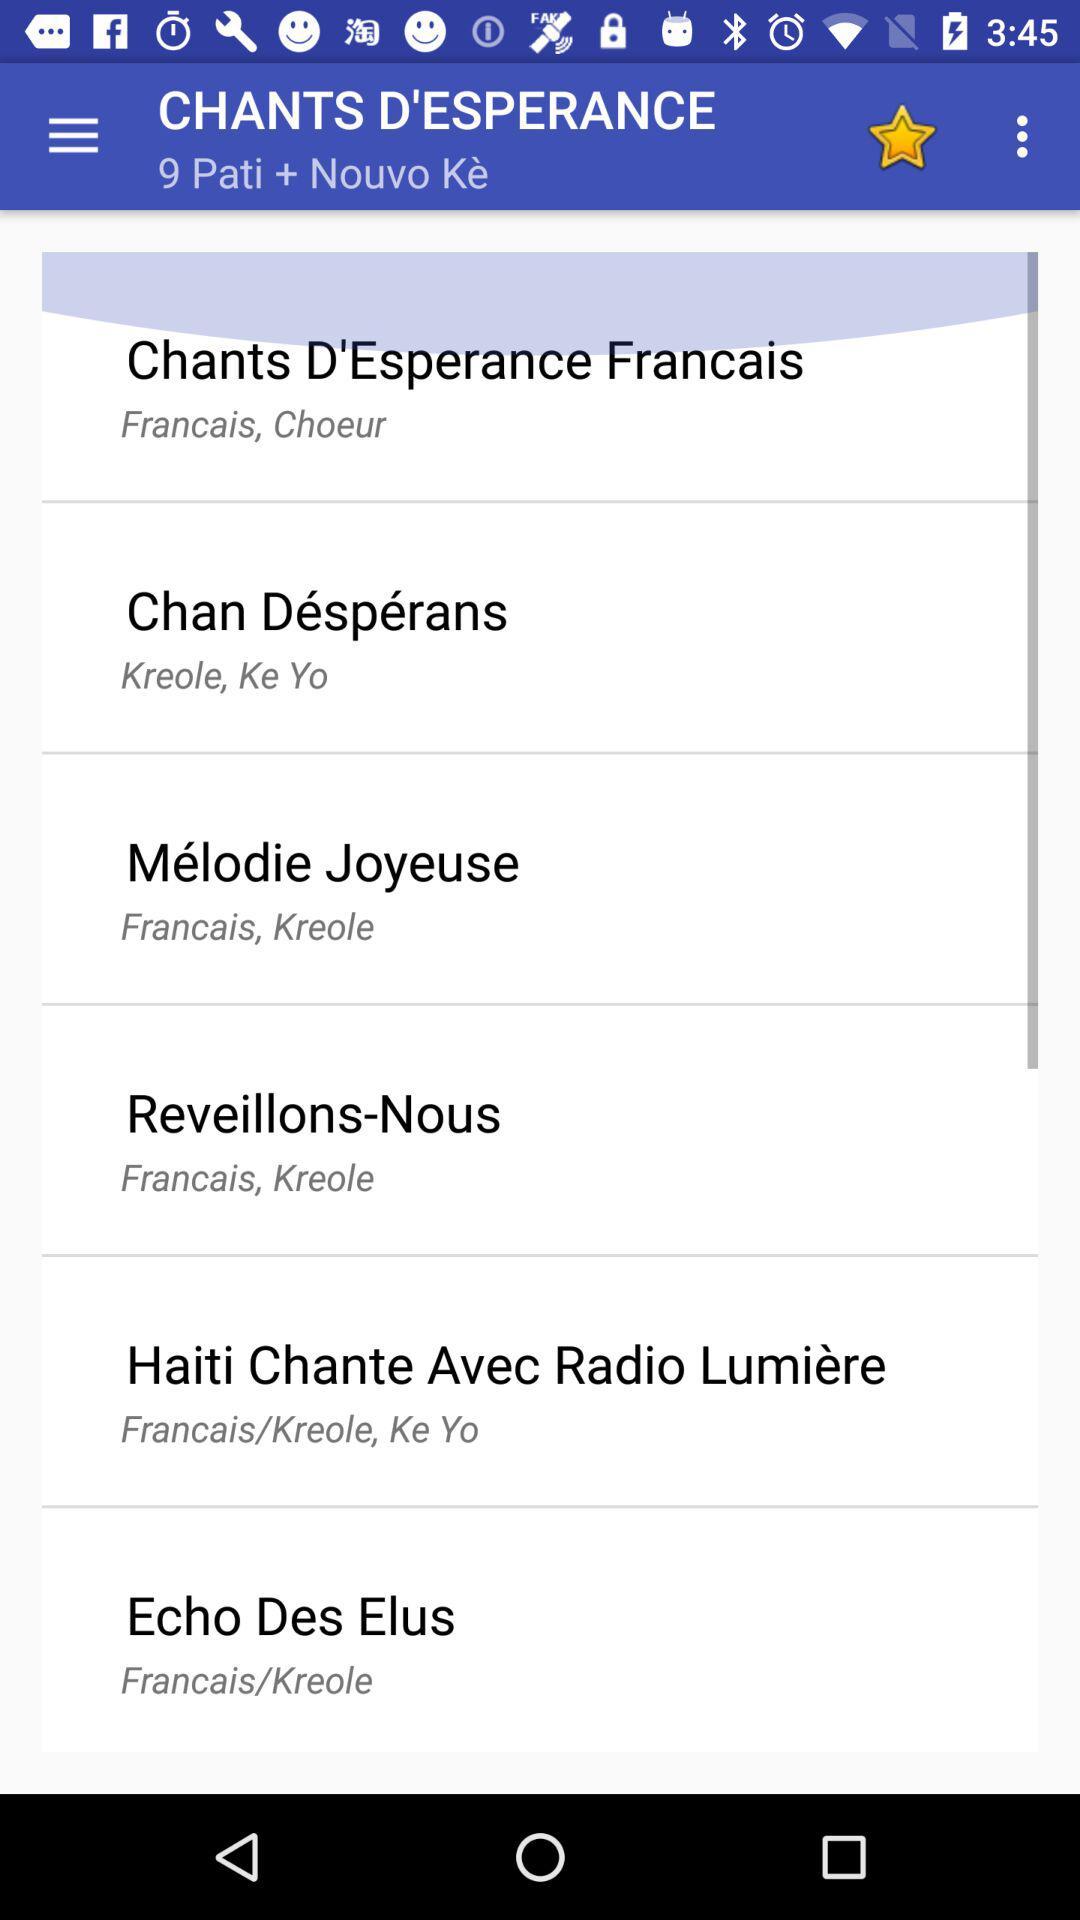 The image size is (1080, 1920). What do you see at coordinates (72, 135) in the screenshot?
I see `app to the left of chants d'esperance item` at bounding box center [72, 135].